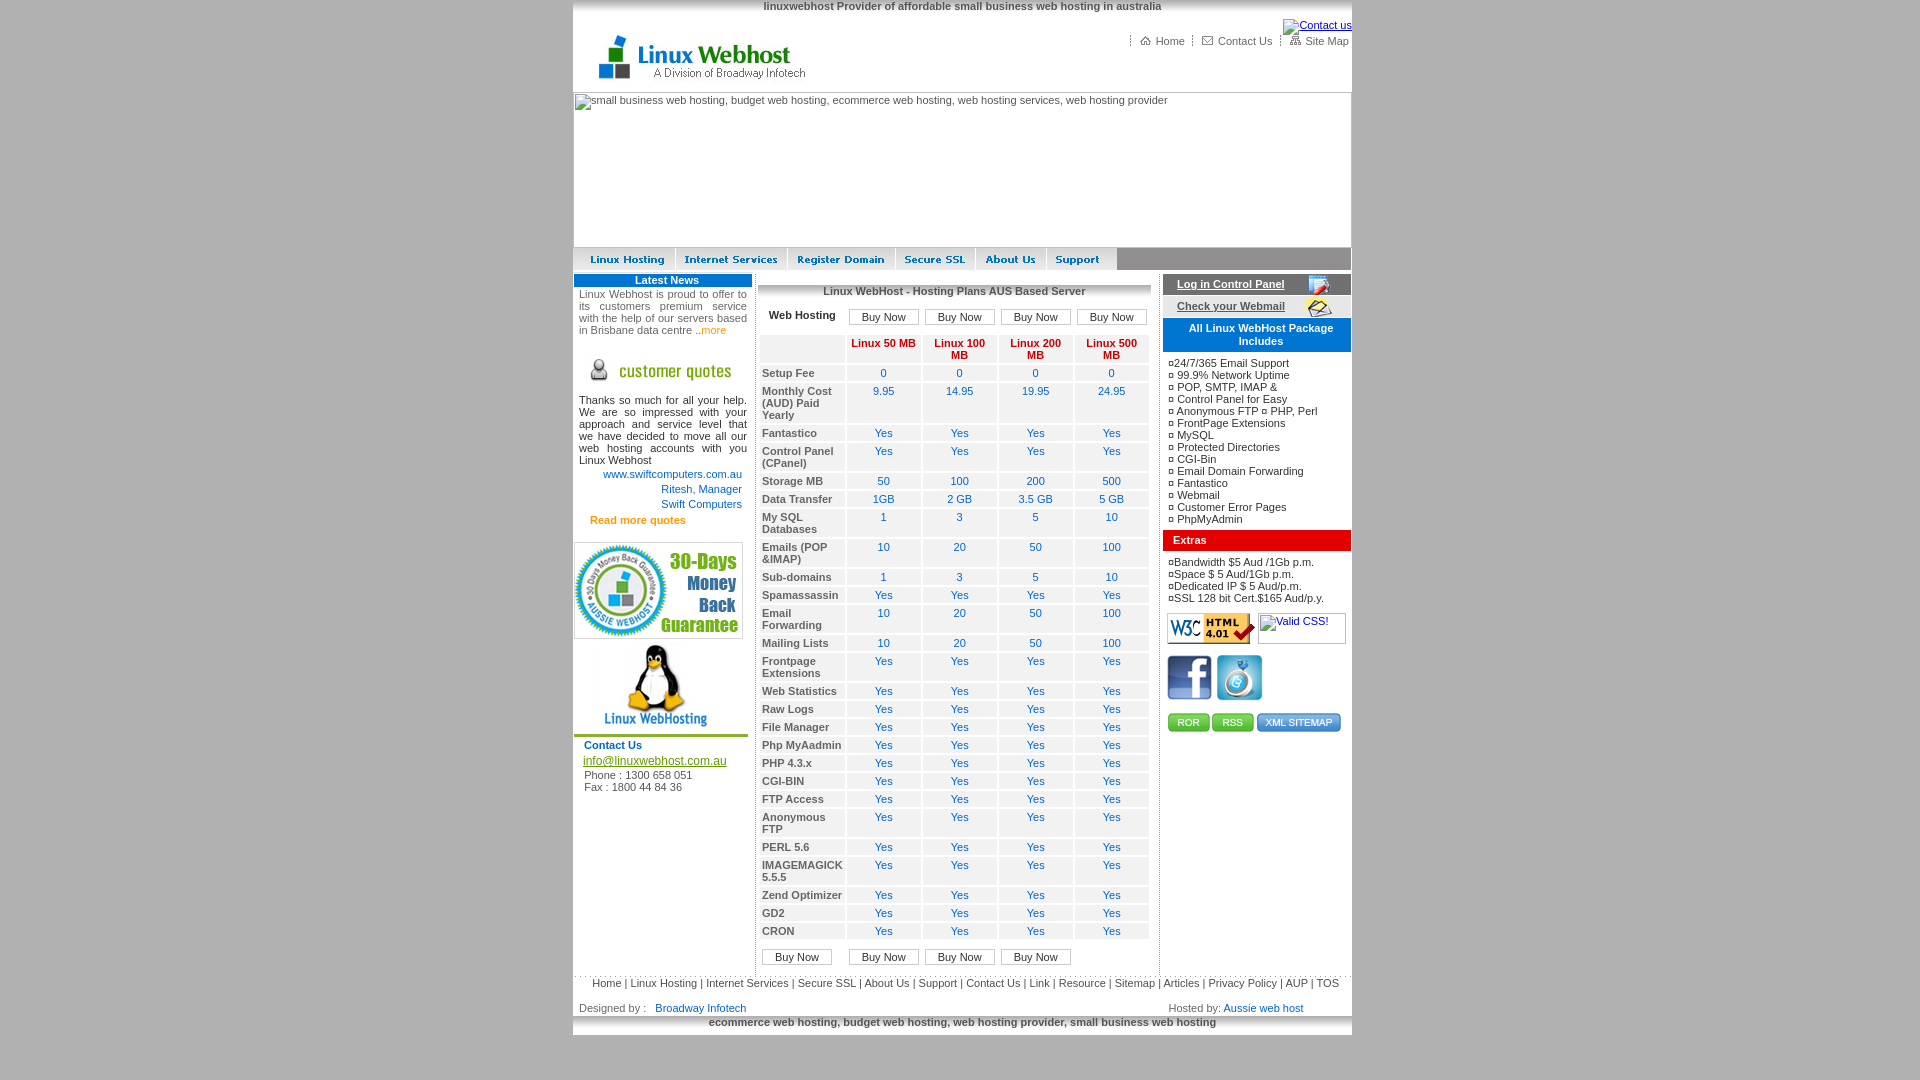  Describe the element at coordinates (1083, 982) in the screenshot. I see `'Resource'` at that location.